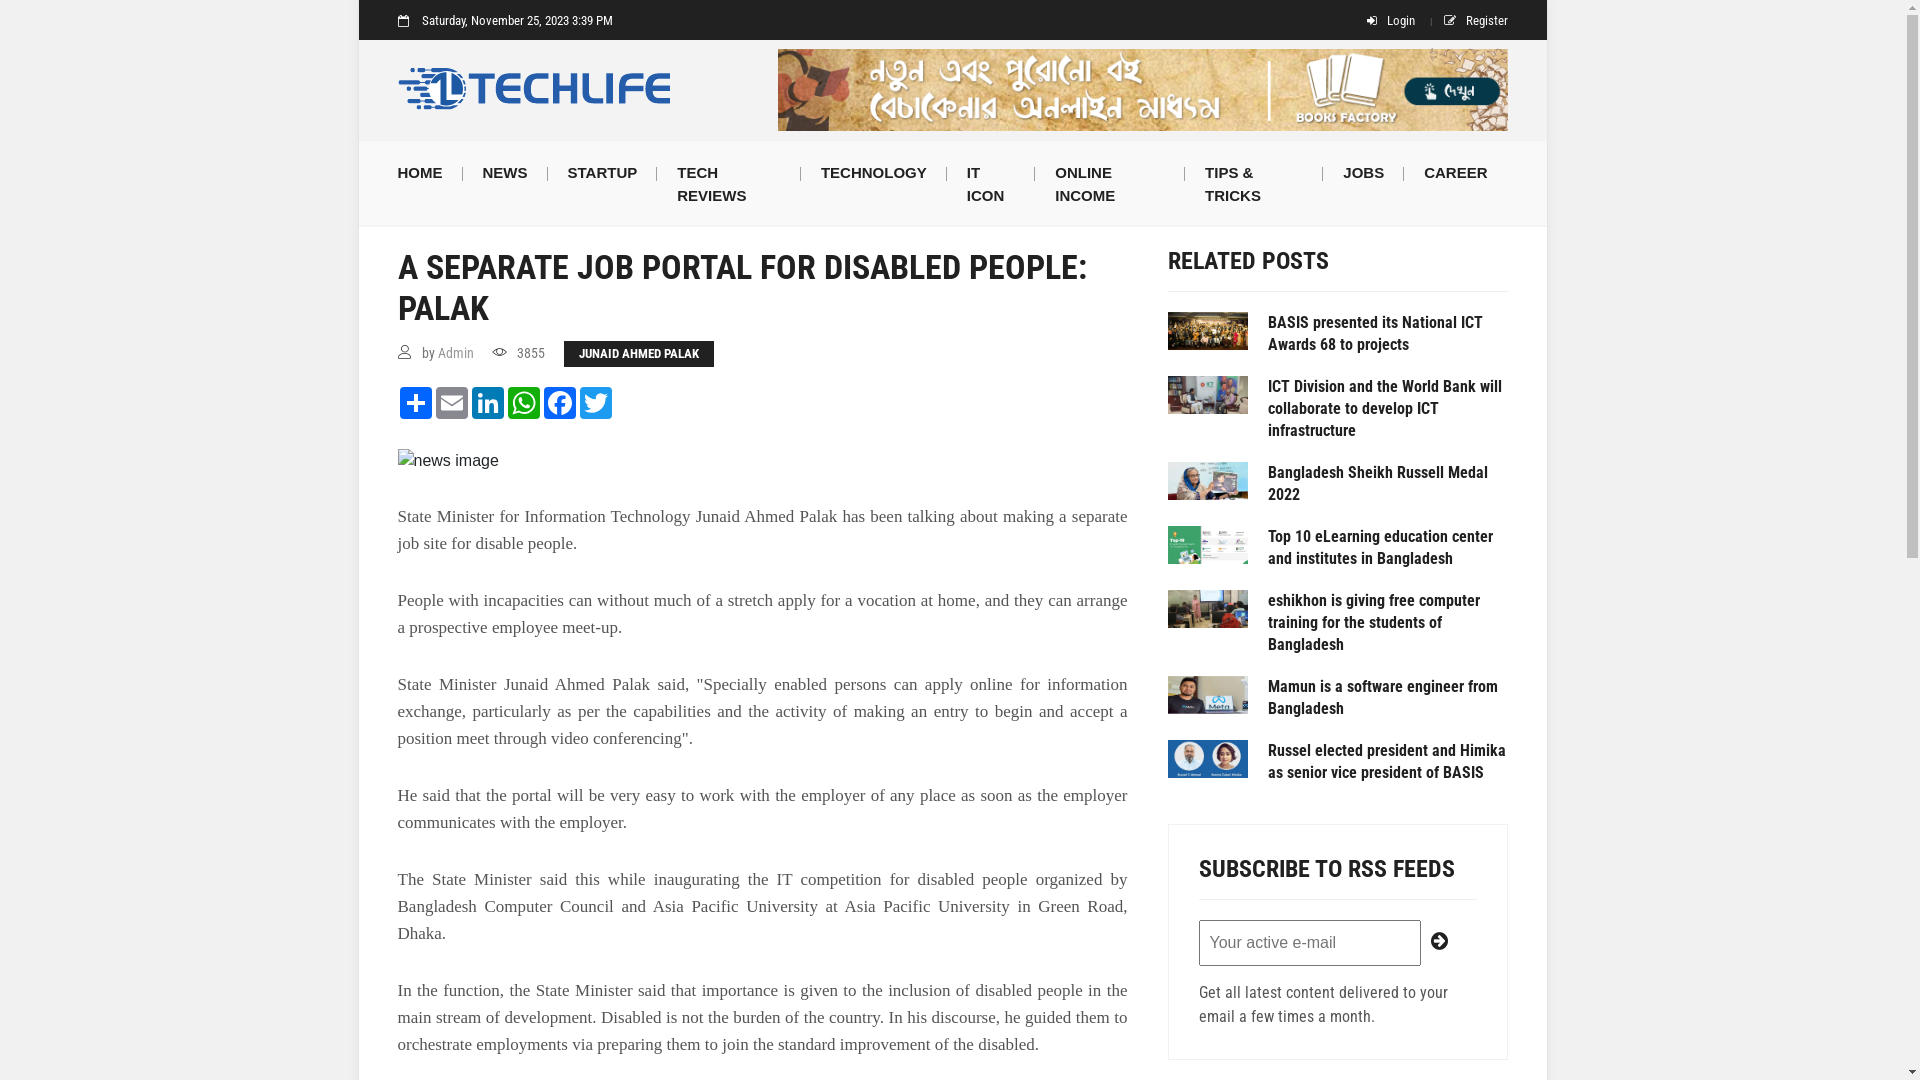  I want to click on 'IT ICON', so click(991, 182).